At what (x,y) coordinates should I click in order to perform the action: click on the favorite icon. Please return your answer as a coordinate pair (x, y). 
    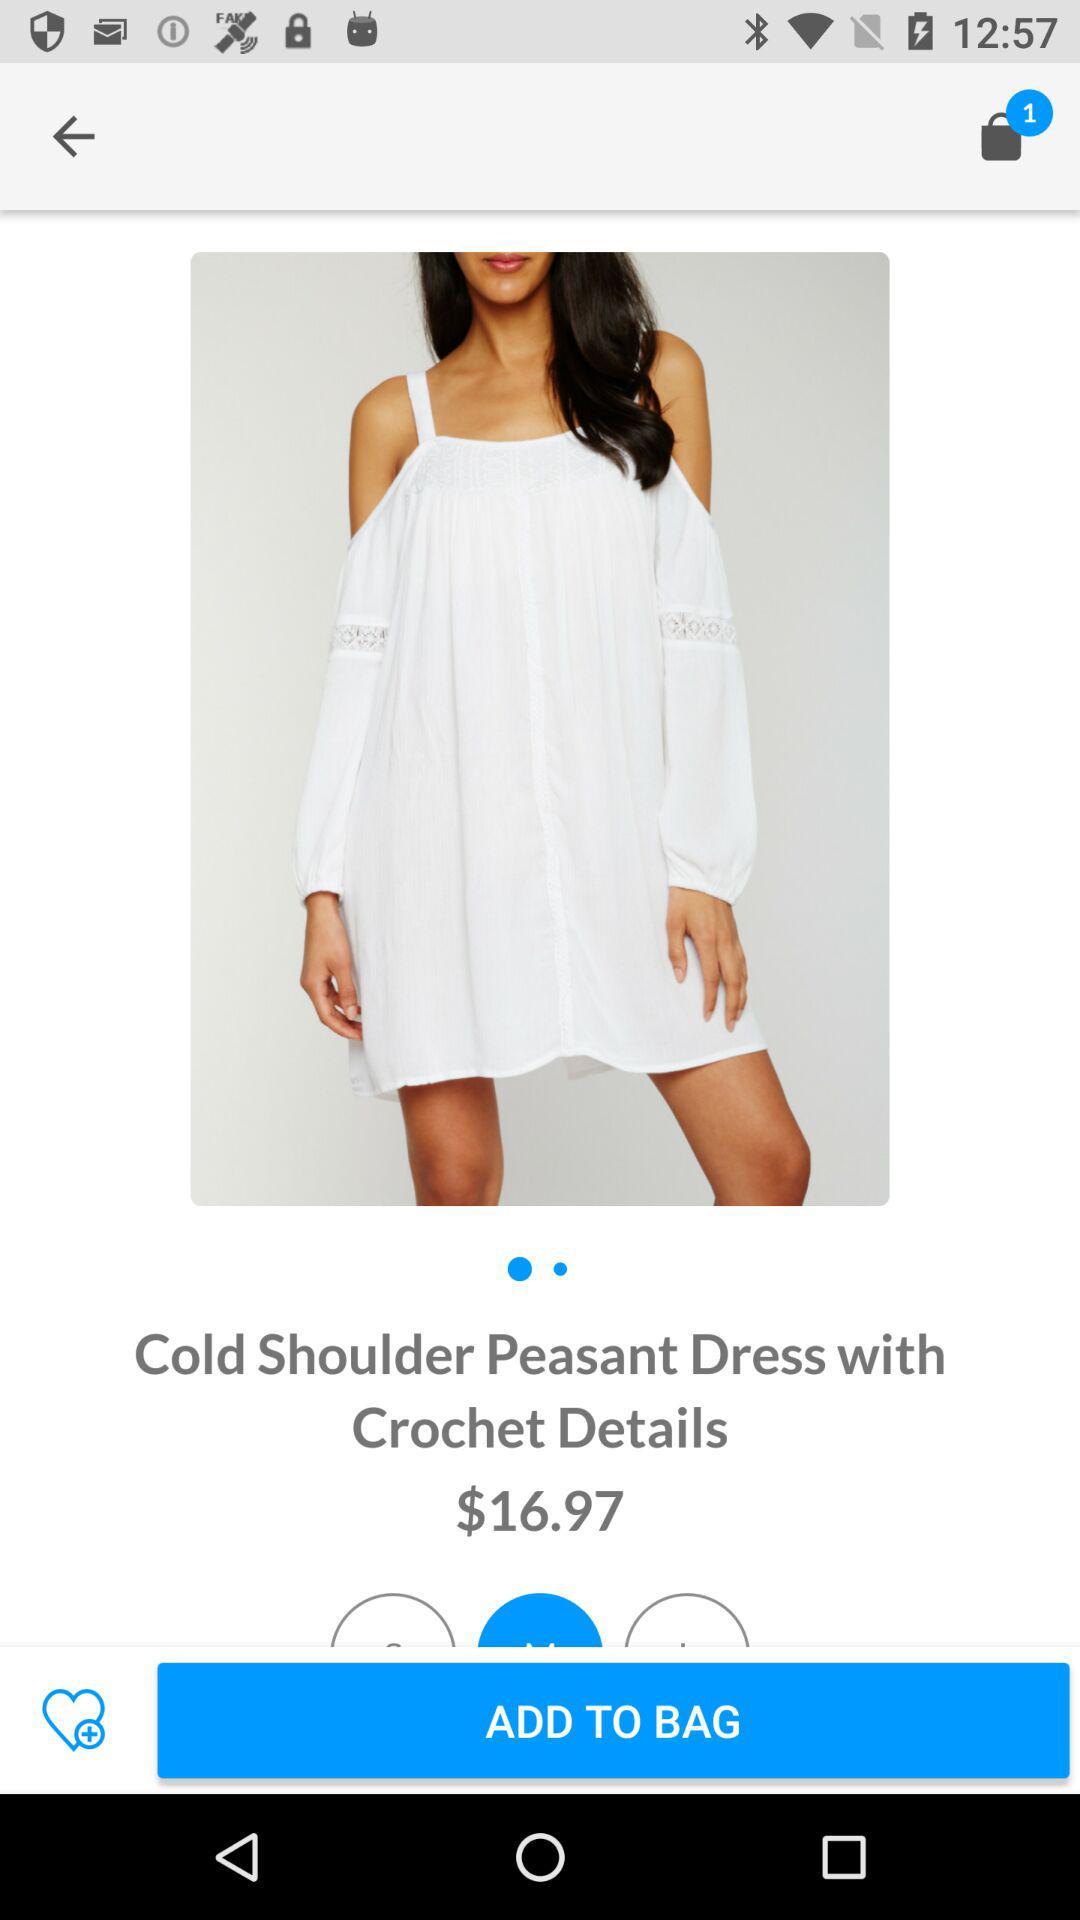
    Looking at the image, I should click on (72, 1719).